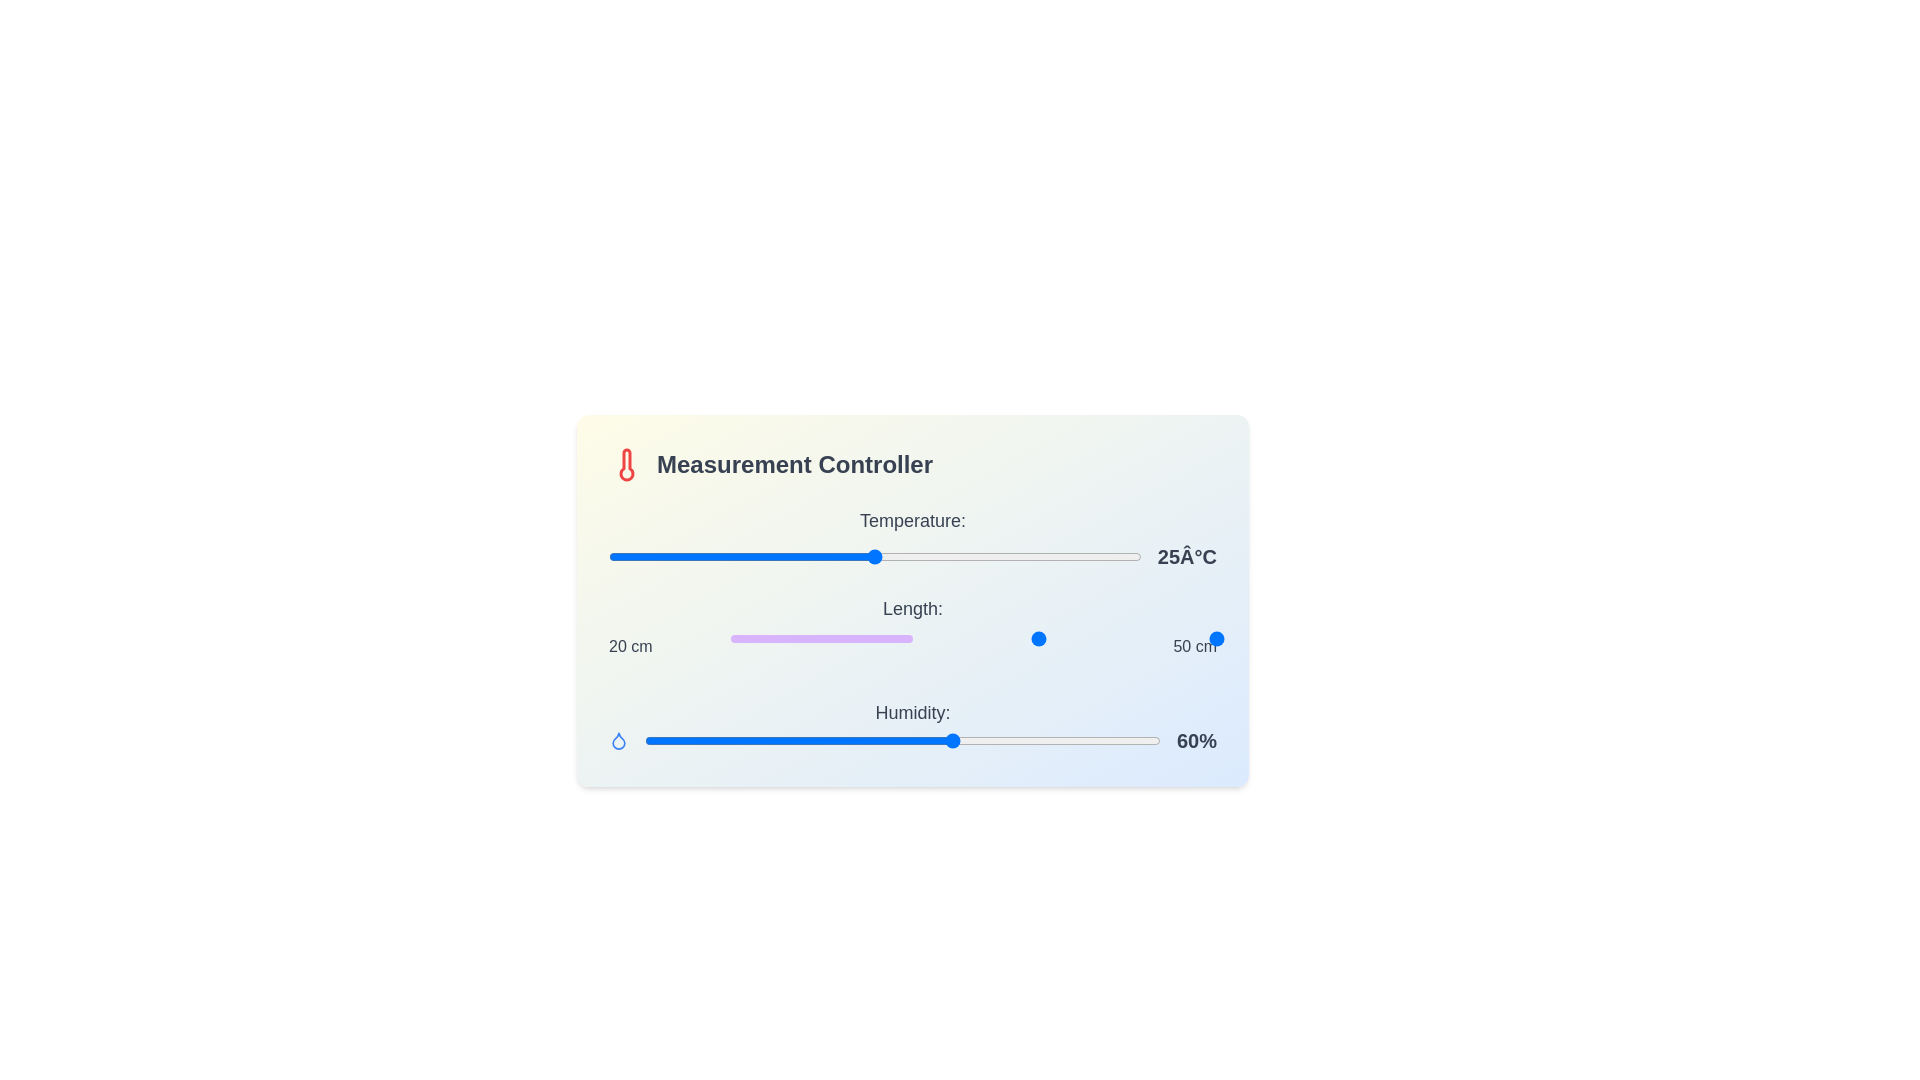  I want to click on the slider value, so click(1258, 639).